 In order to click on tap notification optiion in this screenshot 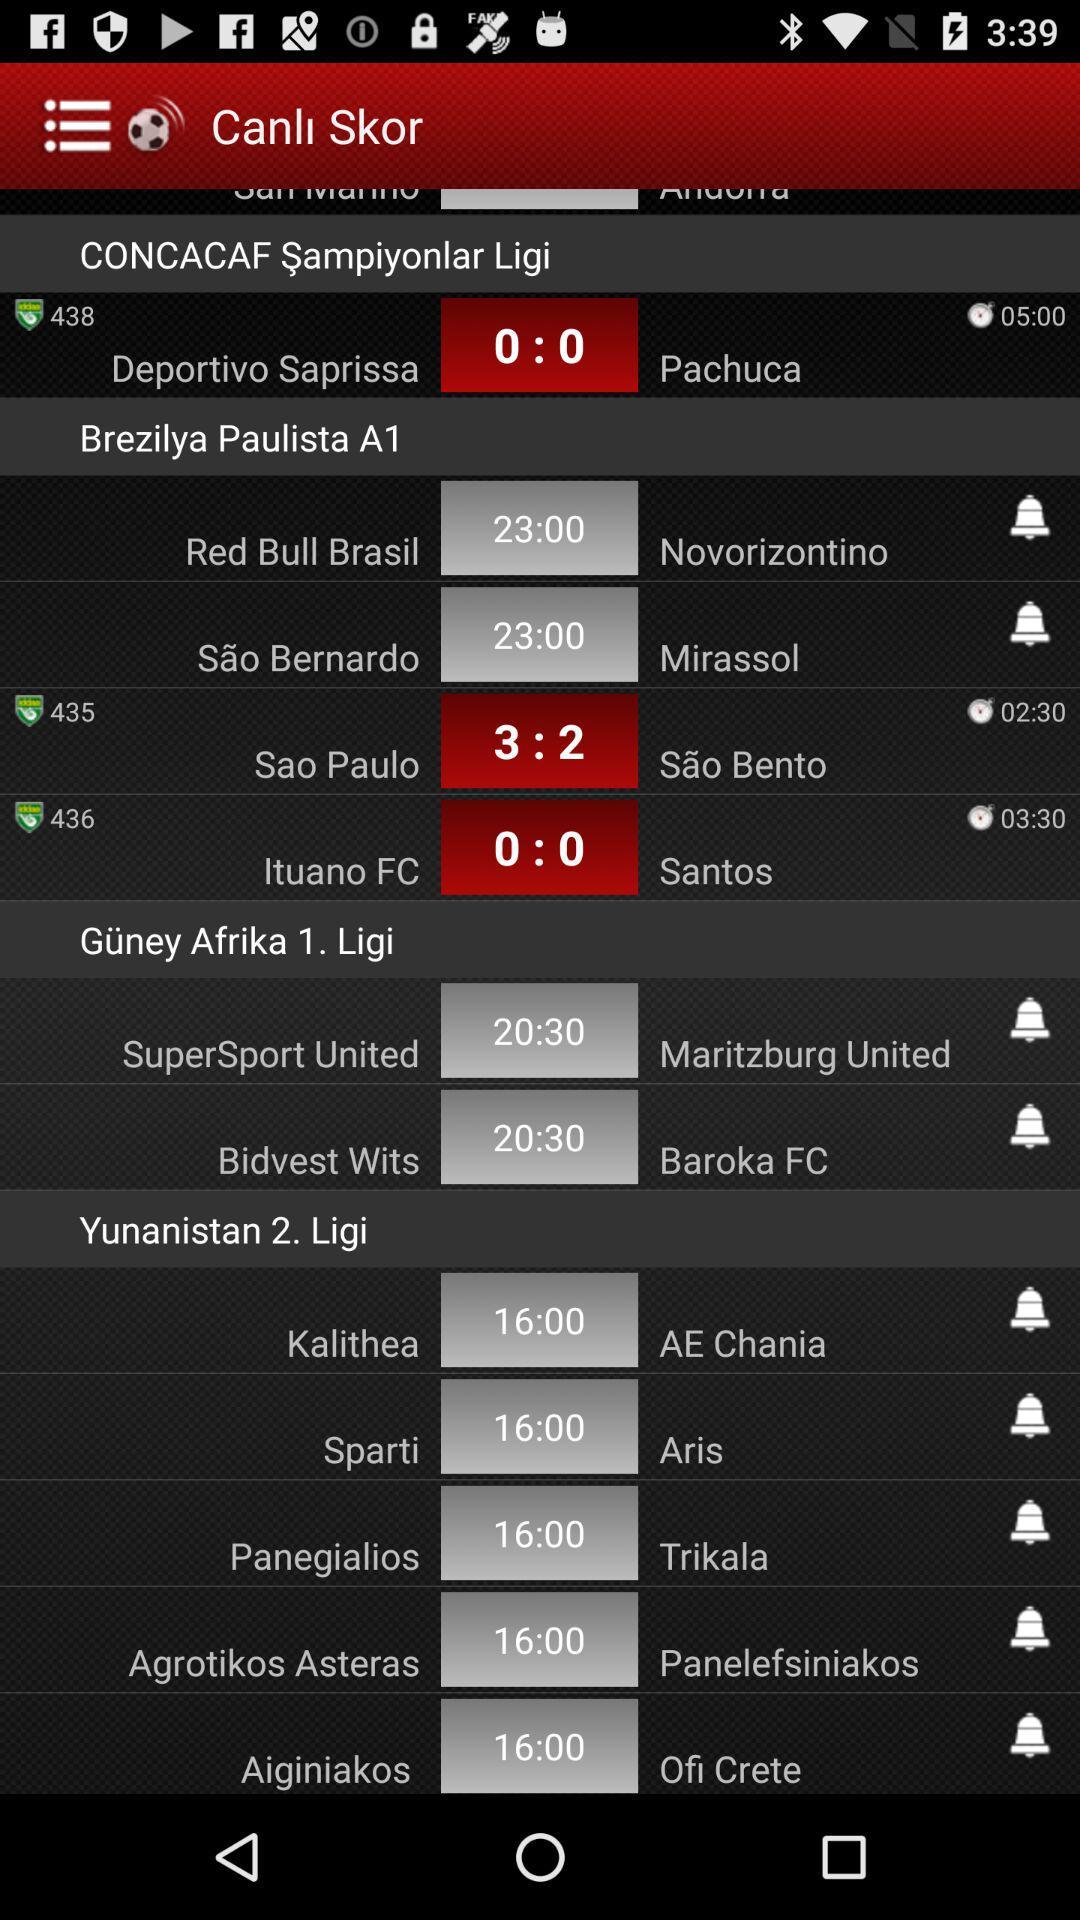, I will do `click(1029, 1415)`.